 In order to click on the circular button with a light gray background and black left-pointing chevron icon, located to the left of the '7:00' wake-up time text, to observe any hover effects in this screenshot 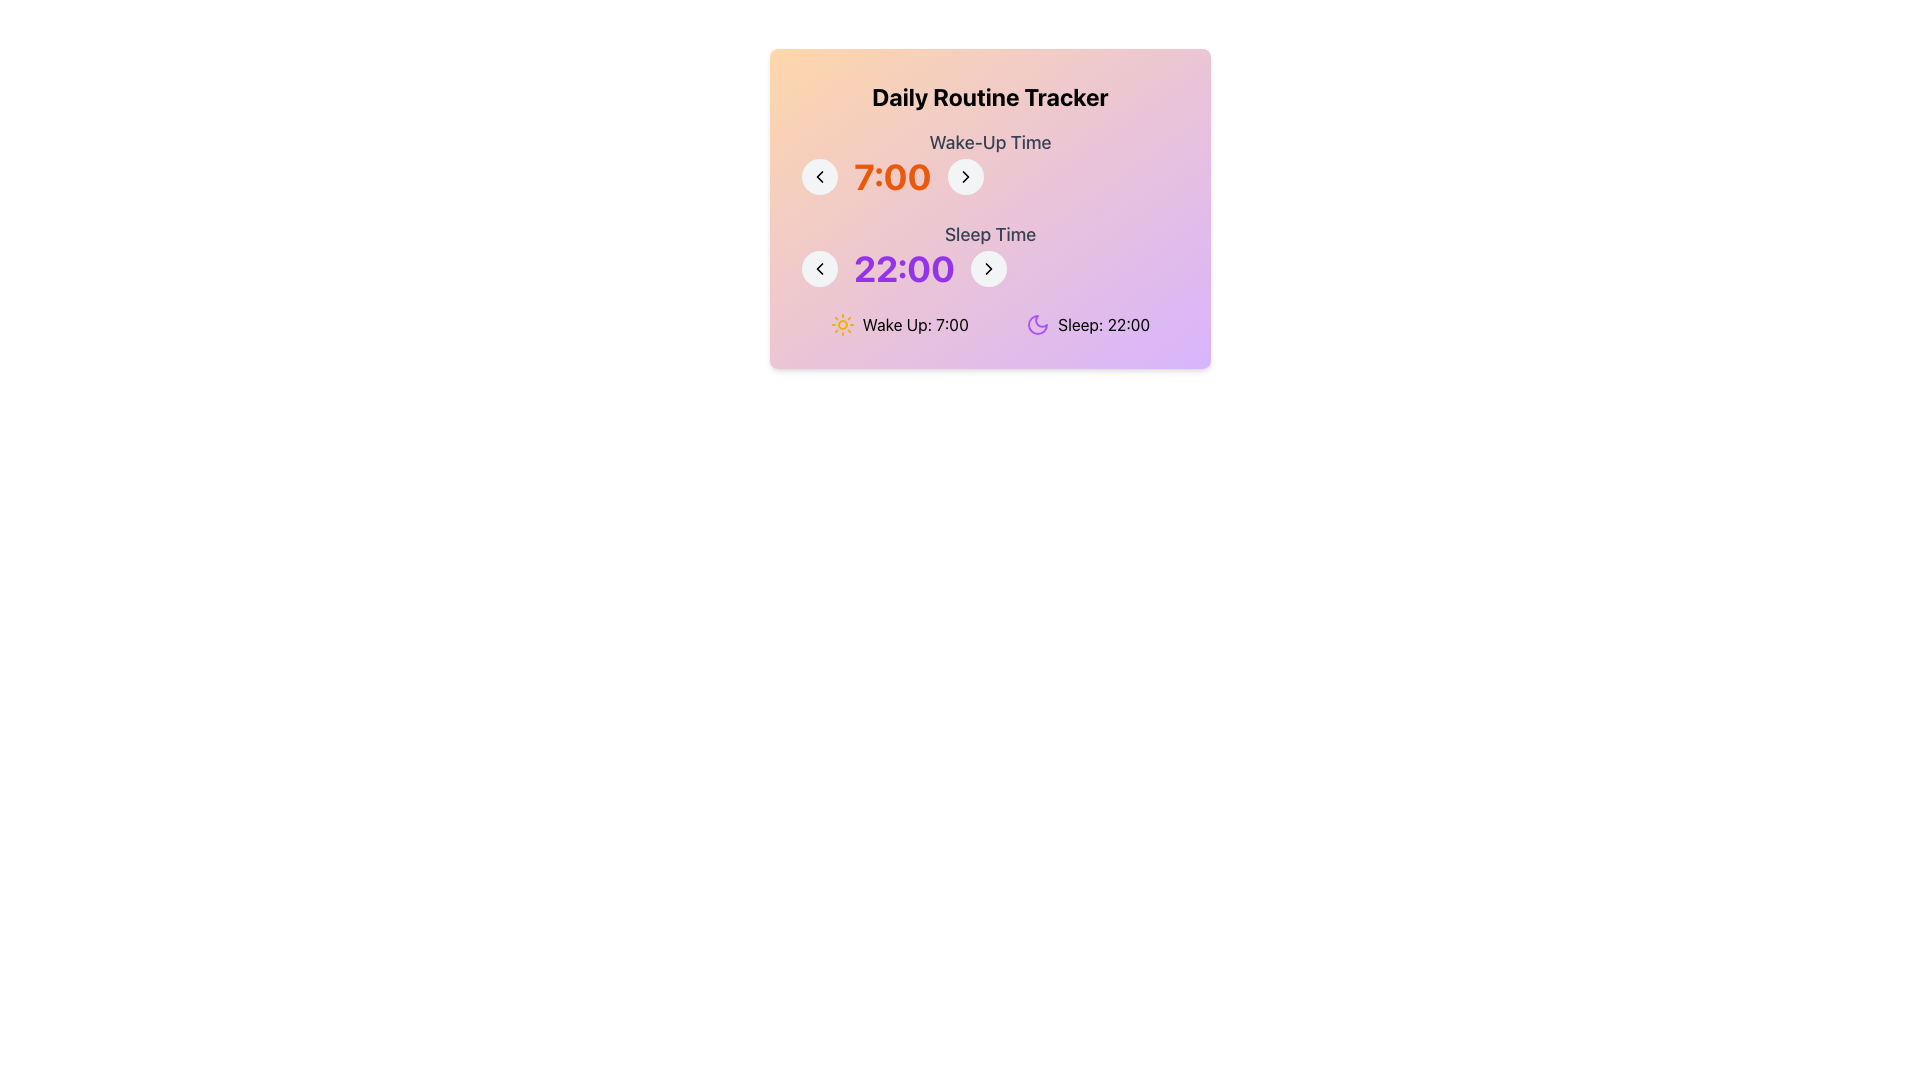, I will do `click(820, 176)`.